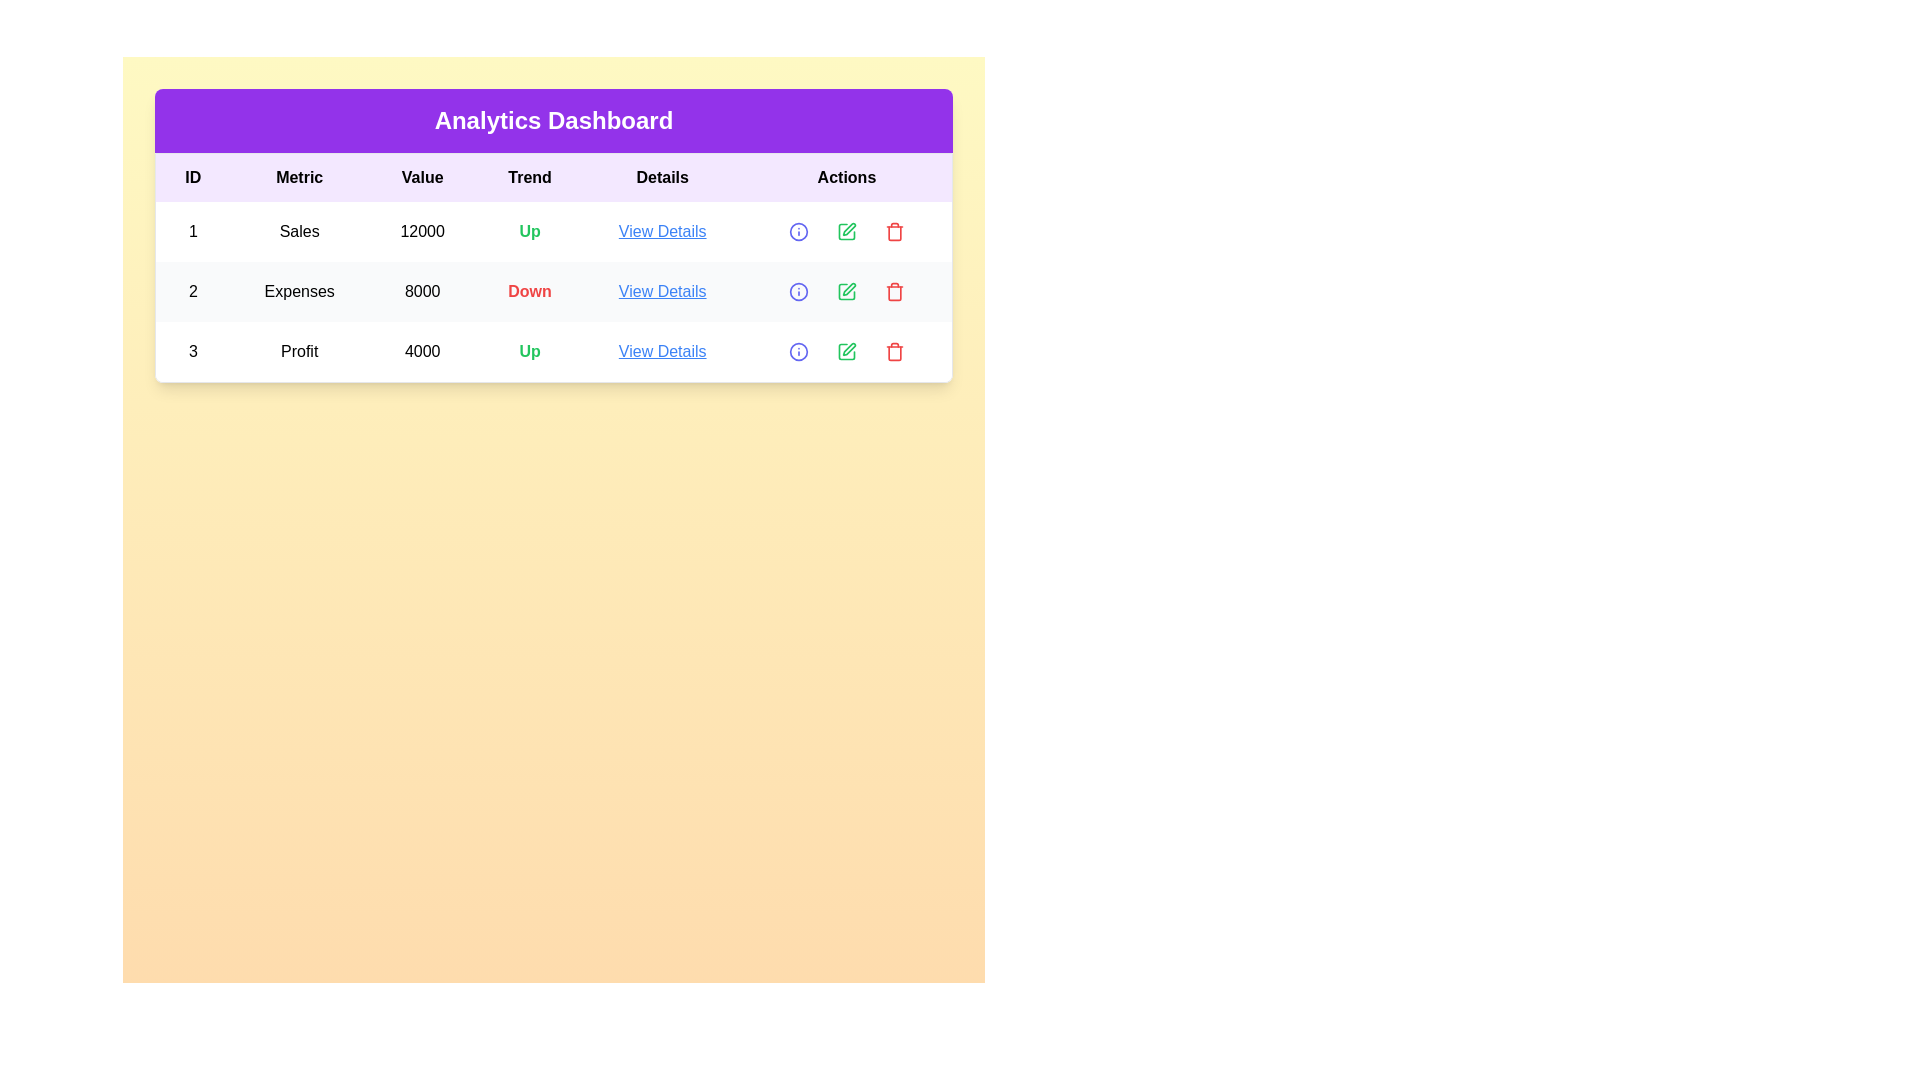 The width and height of the screenshot is (1920, 1080). What do you see at coordinates (846, 230) in the screenshot?
I see `the edit icon button, which is a green square with a pen shape overlapping its upper-right corner, located as the second icon in the Actions column of the first row of the table` at bounding box center [846, 230].